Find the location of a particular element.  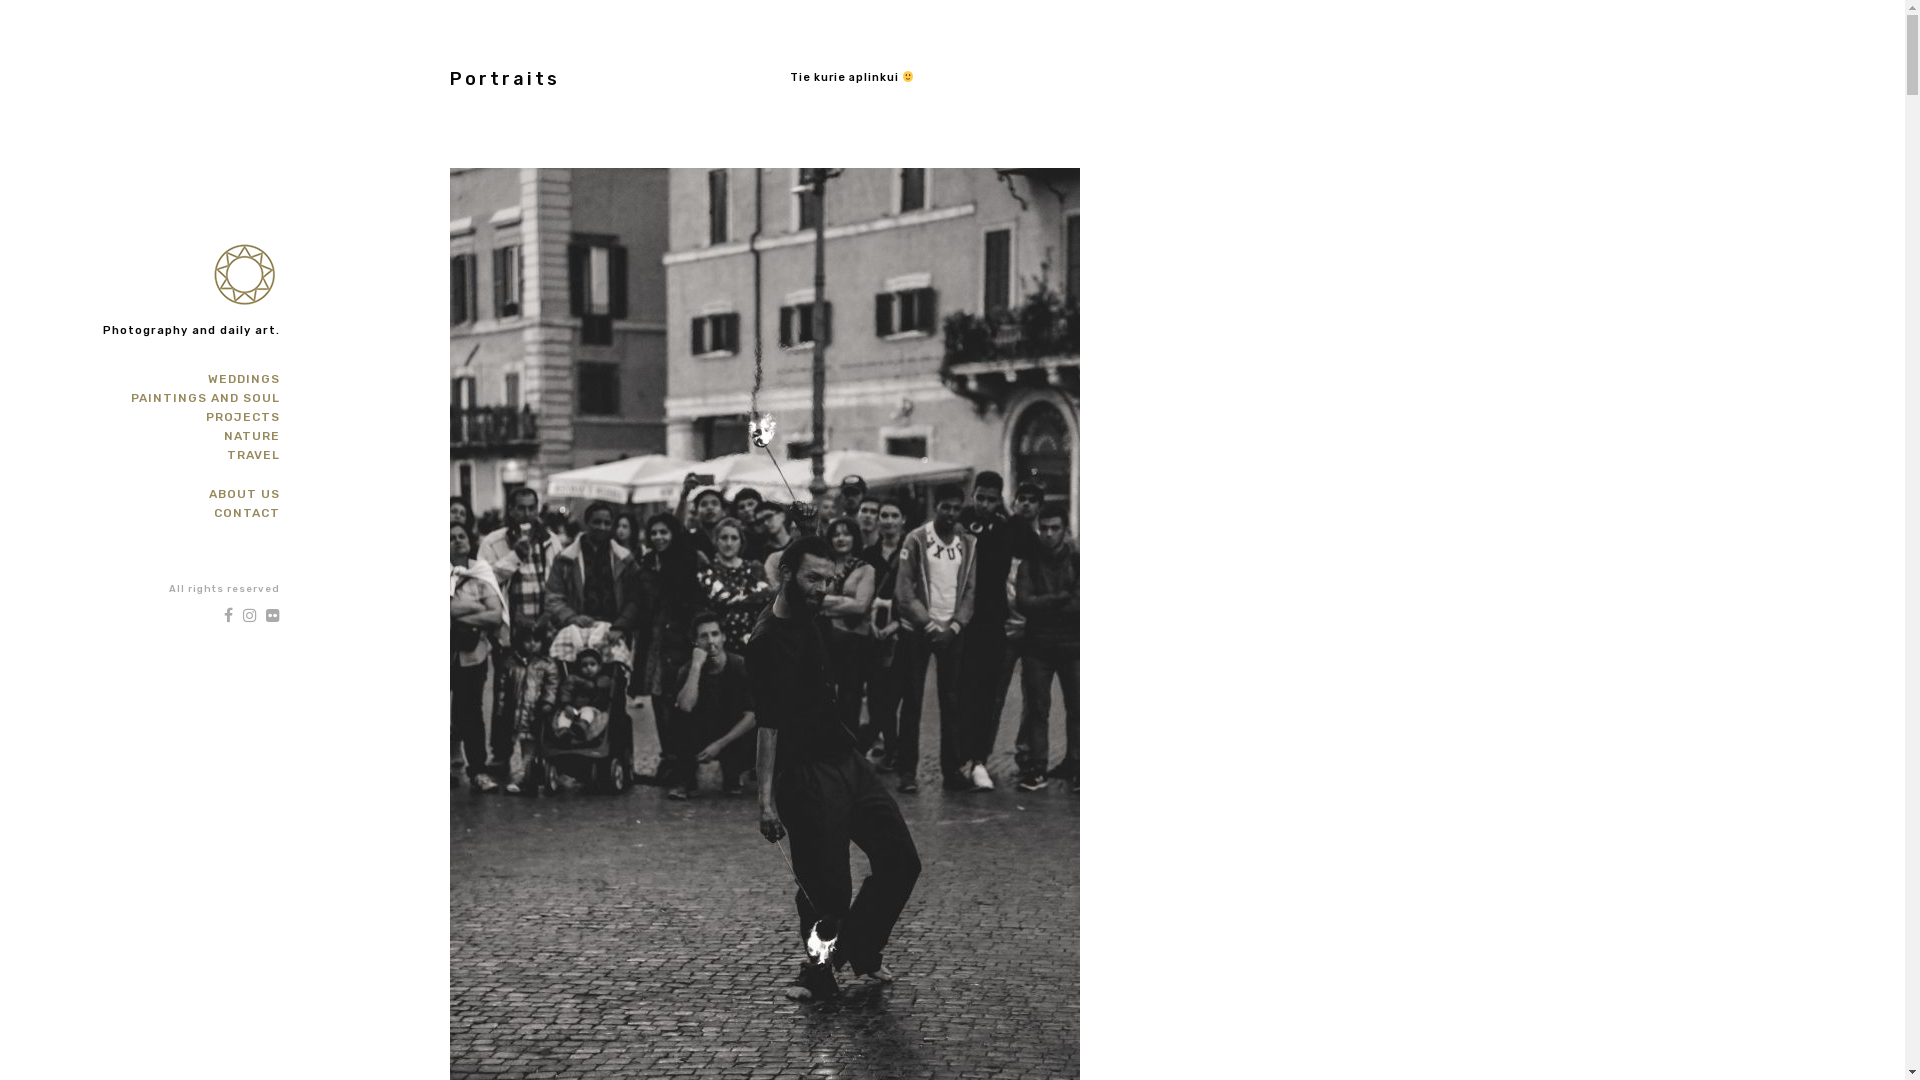

'PROJECTS' is located at coordinates (206, 415).